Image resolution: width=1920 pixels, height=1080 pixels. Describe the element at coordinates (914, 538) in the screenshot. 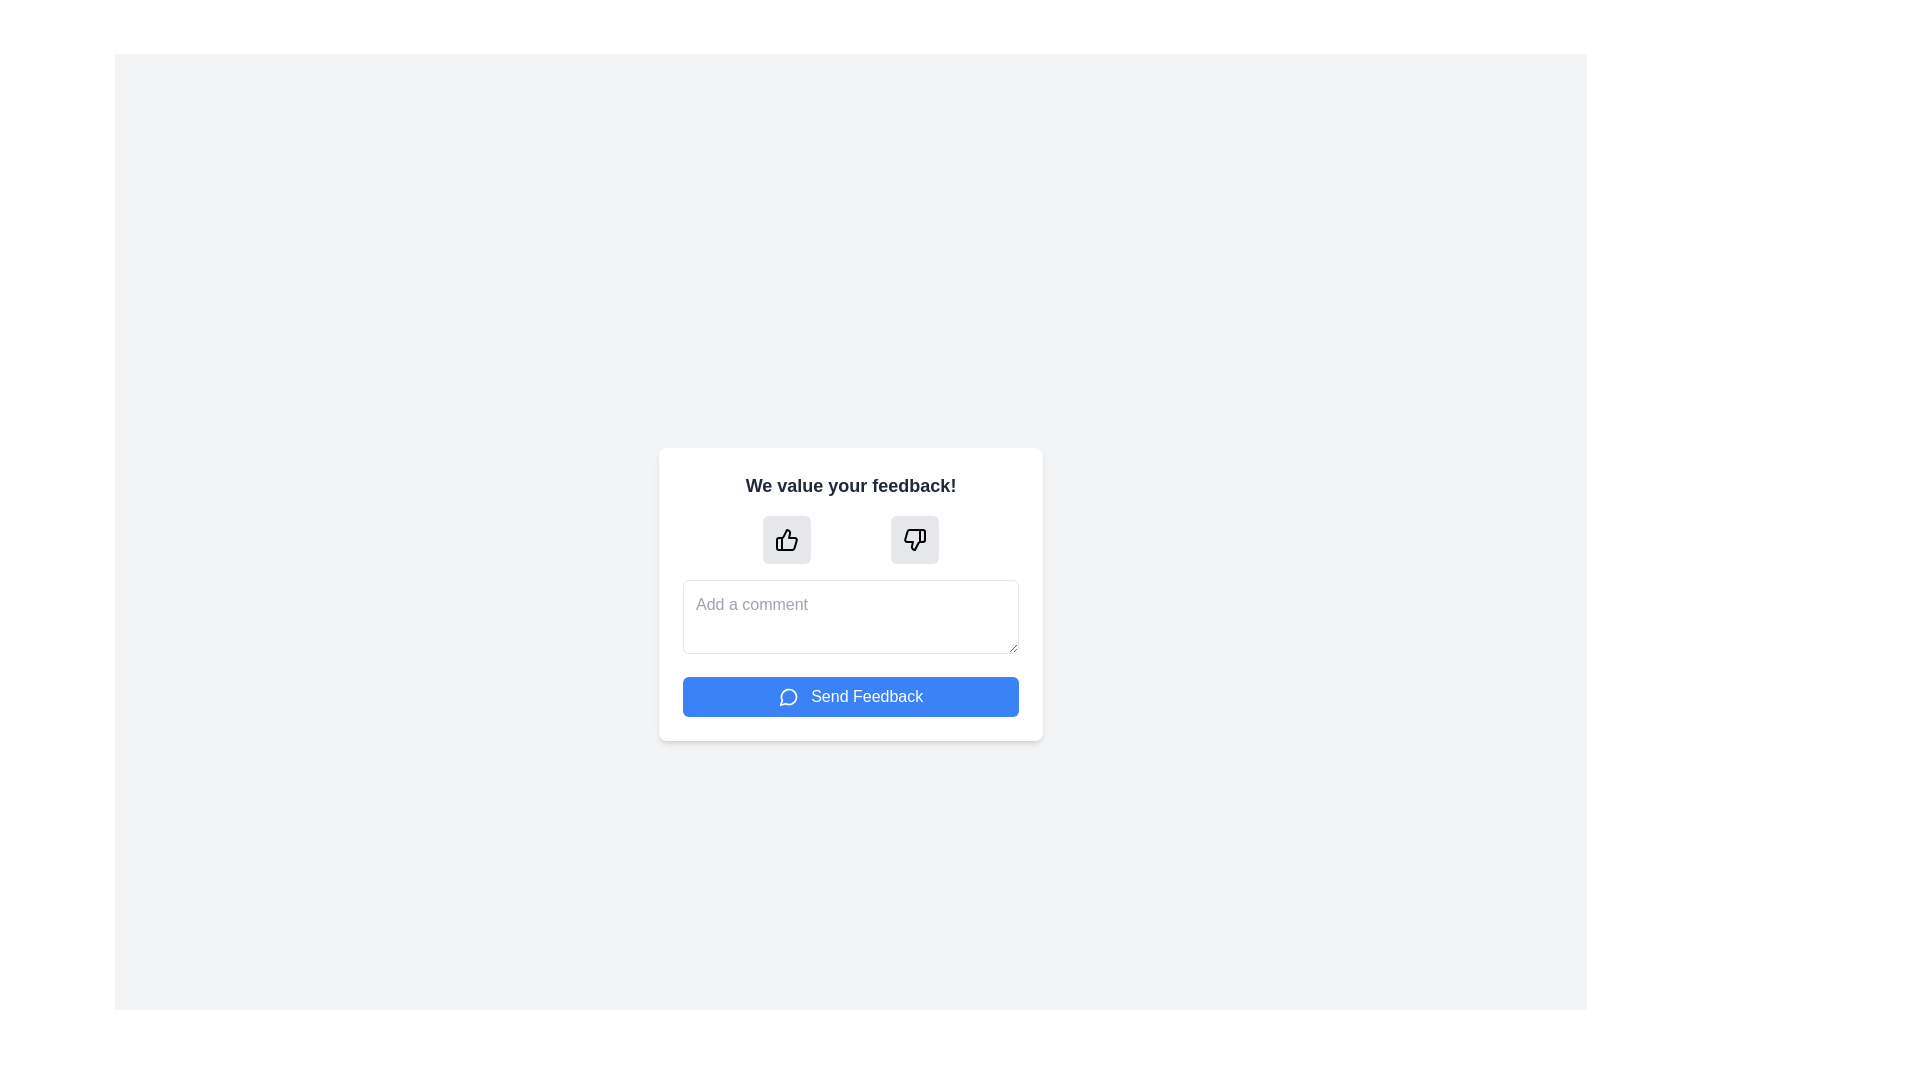

I see `the dissatisfaction feedback icon located on the right side of the feedback panel, positioned slightly to the right of the leftmost thumbs-up icon` at that location.